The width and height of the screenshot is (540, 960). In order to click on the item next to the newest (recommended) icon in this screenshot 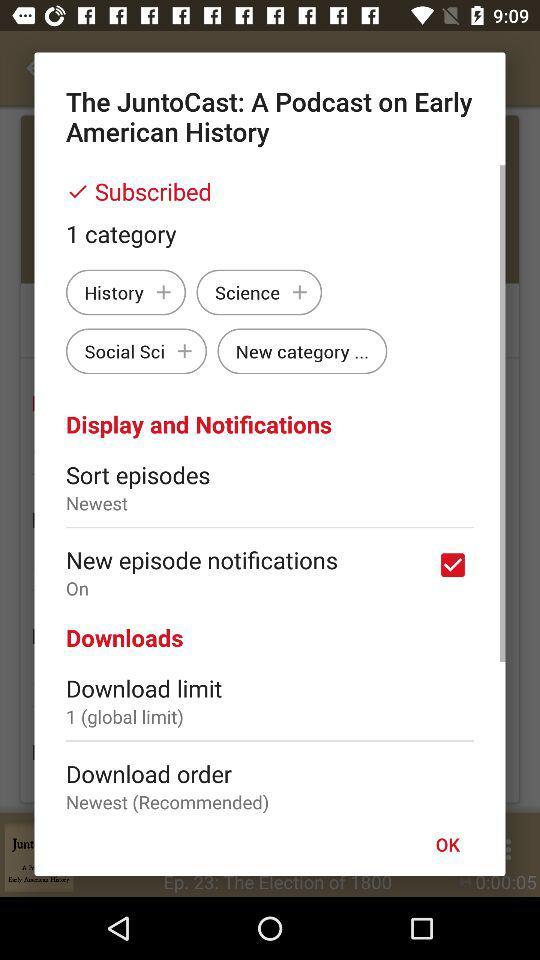, I will do `click(447, 843)`.